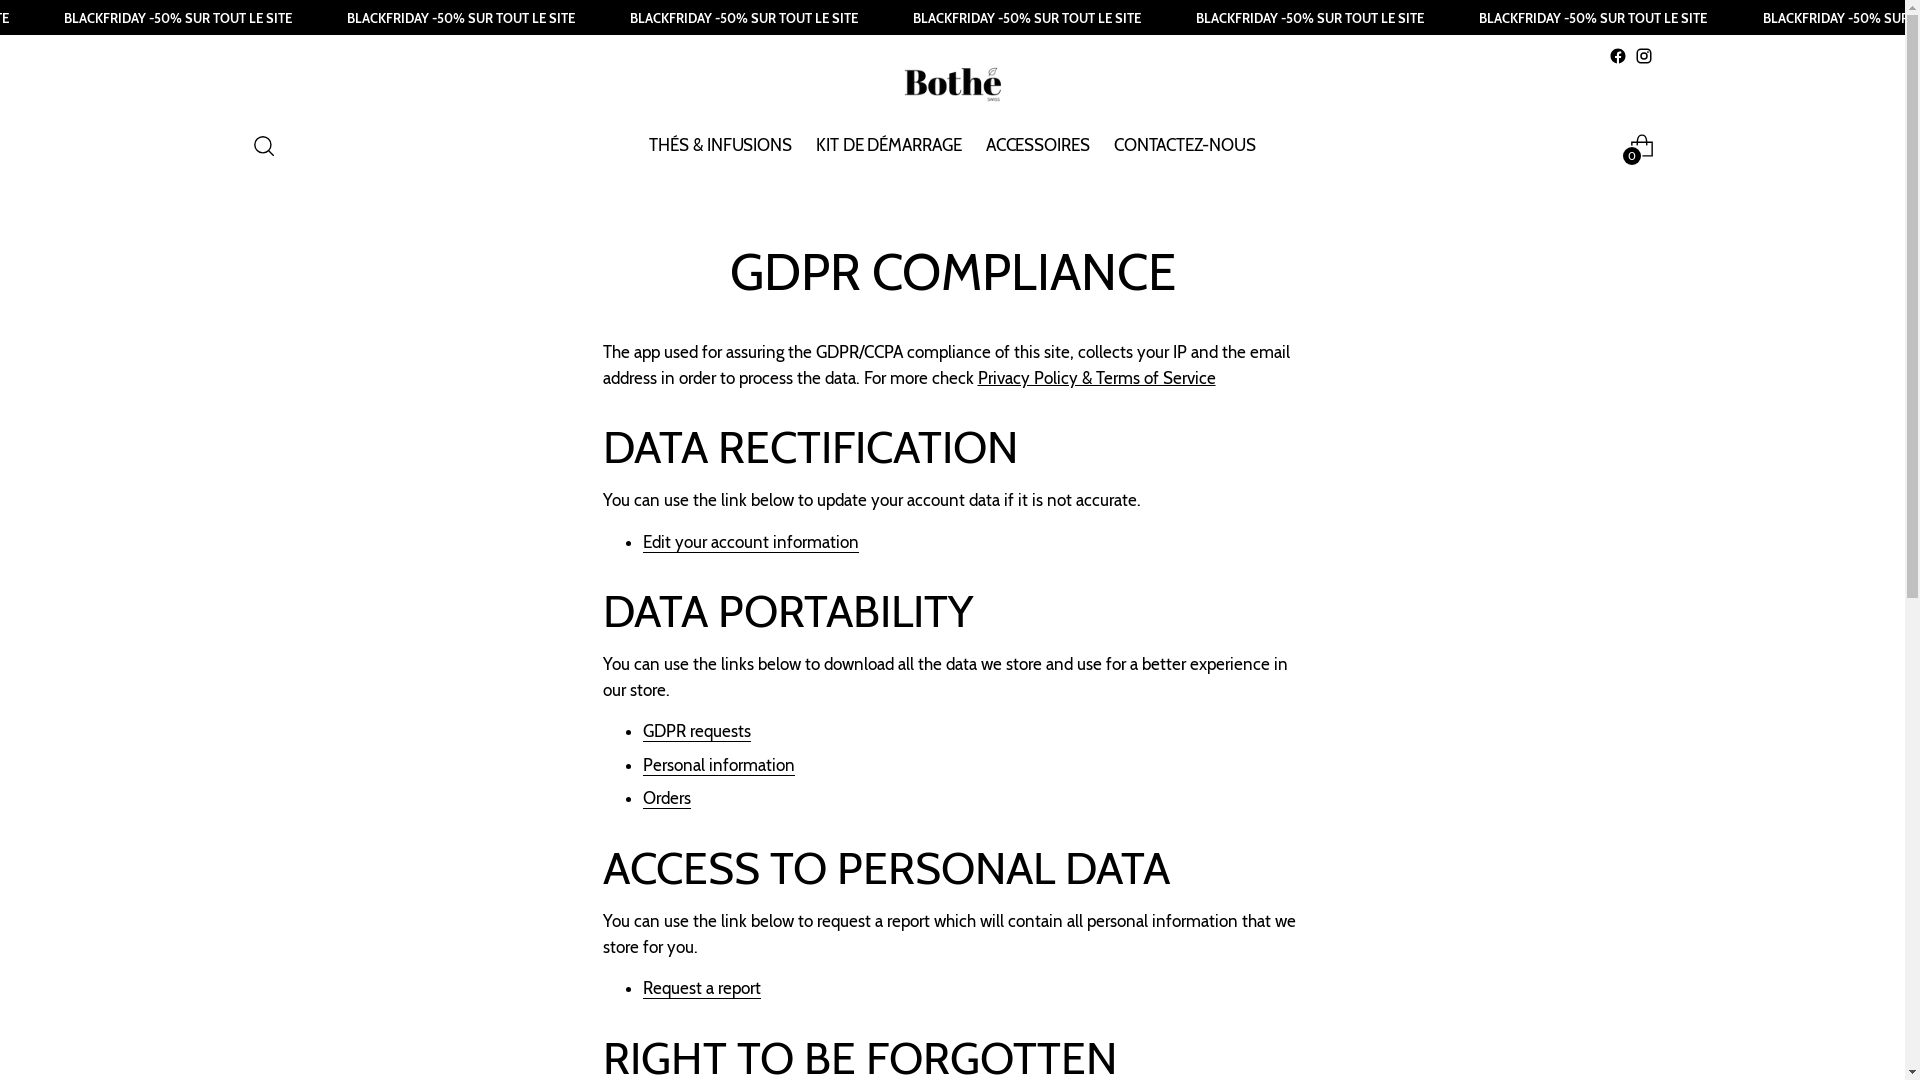 The image size is (1920, 1080). I want to click on 'Bothe Swiss sur Instagram', so click(1642, 55).